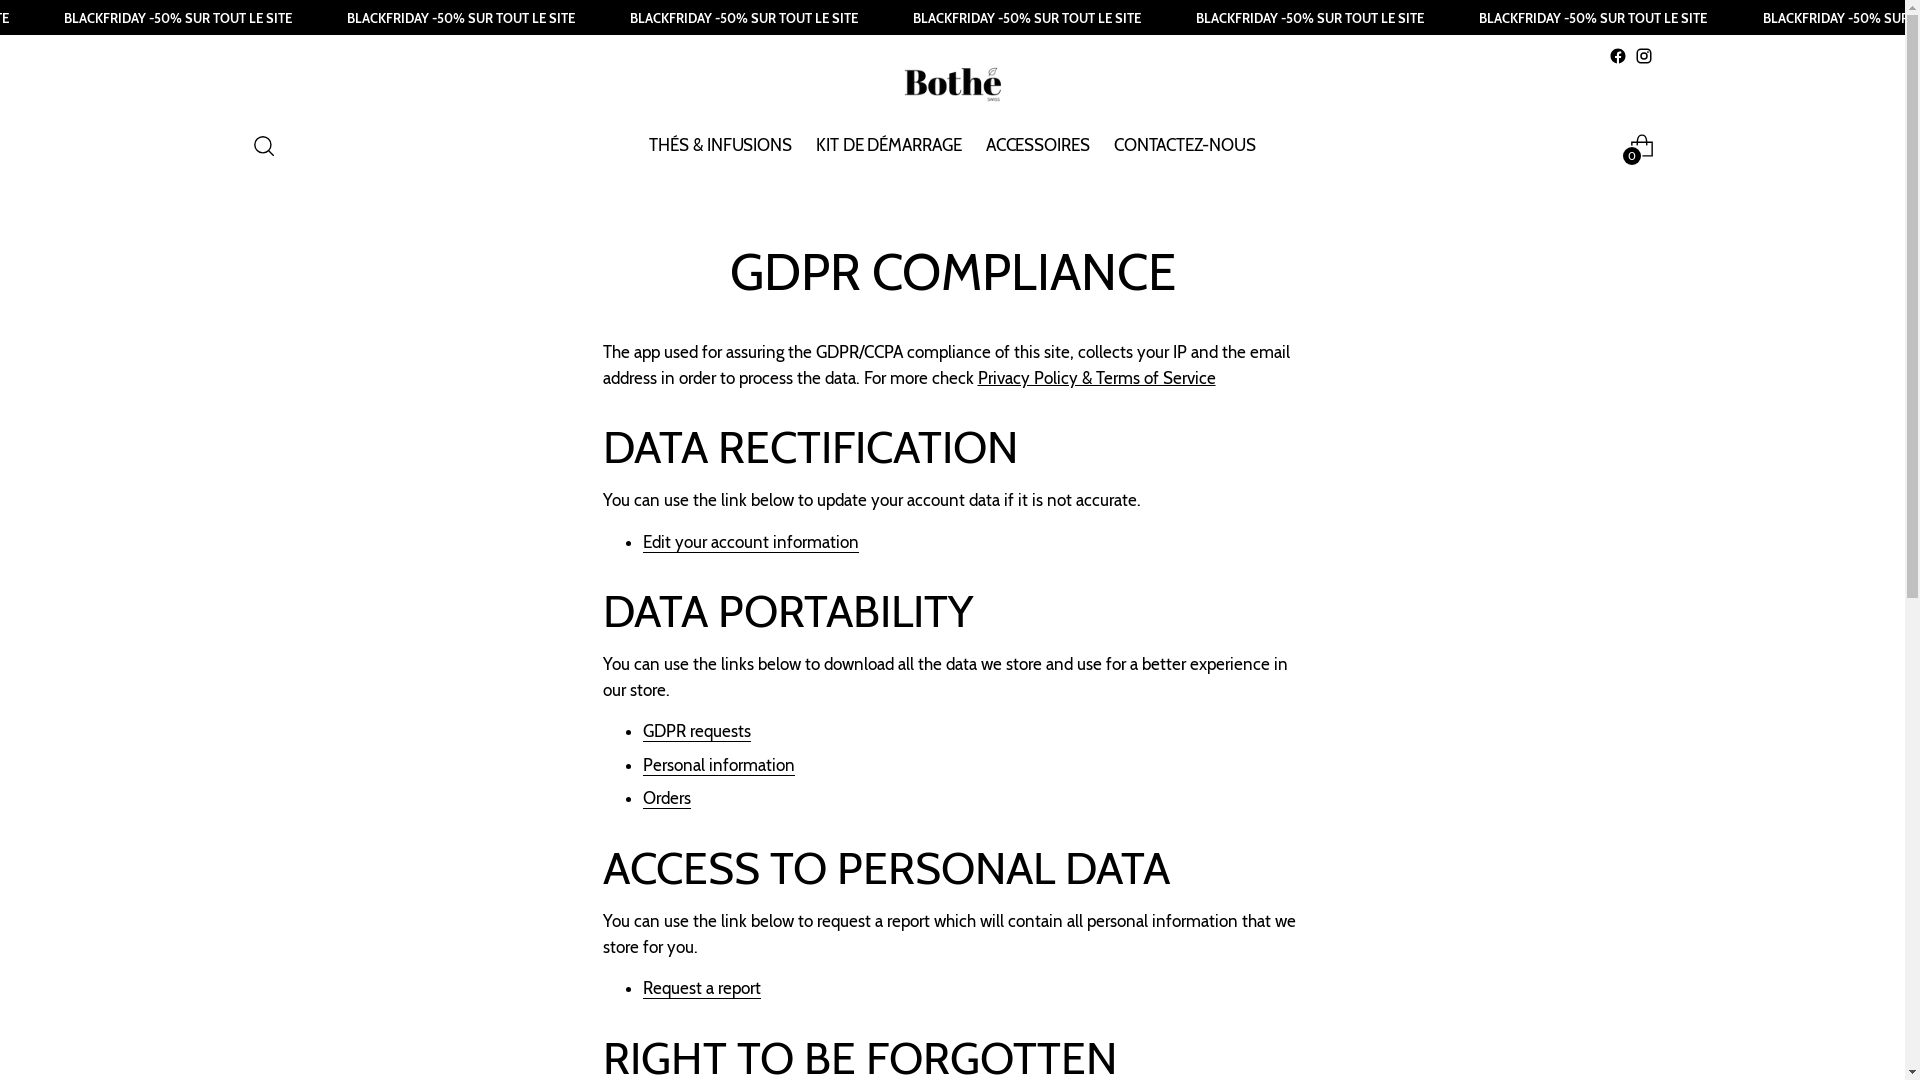 The image size is (1920, 1080). I want to click on 'Bothe Swiss sur Instagram', so click(1642, 55).